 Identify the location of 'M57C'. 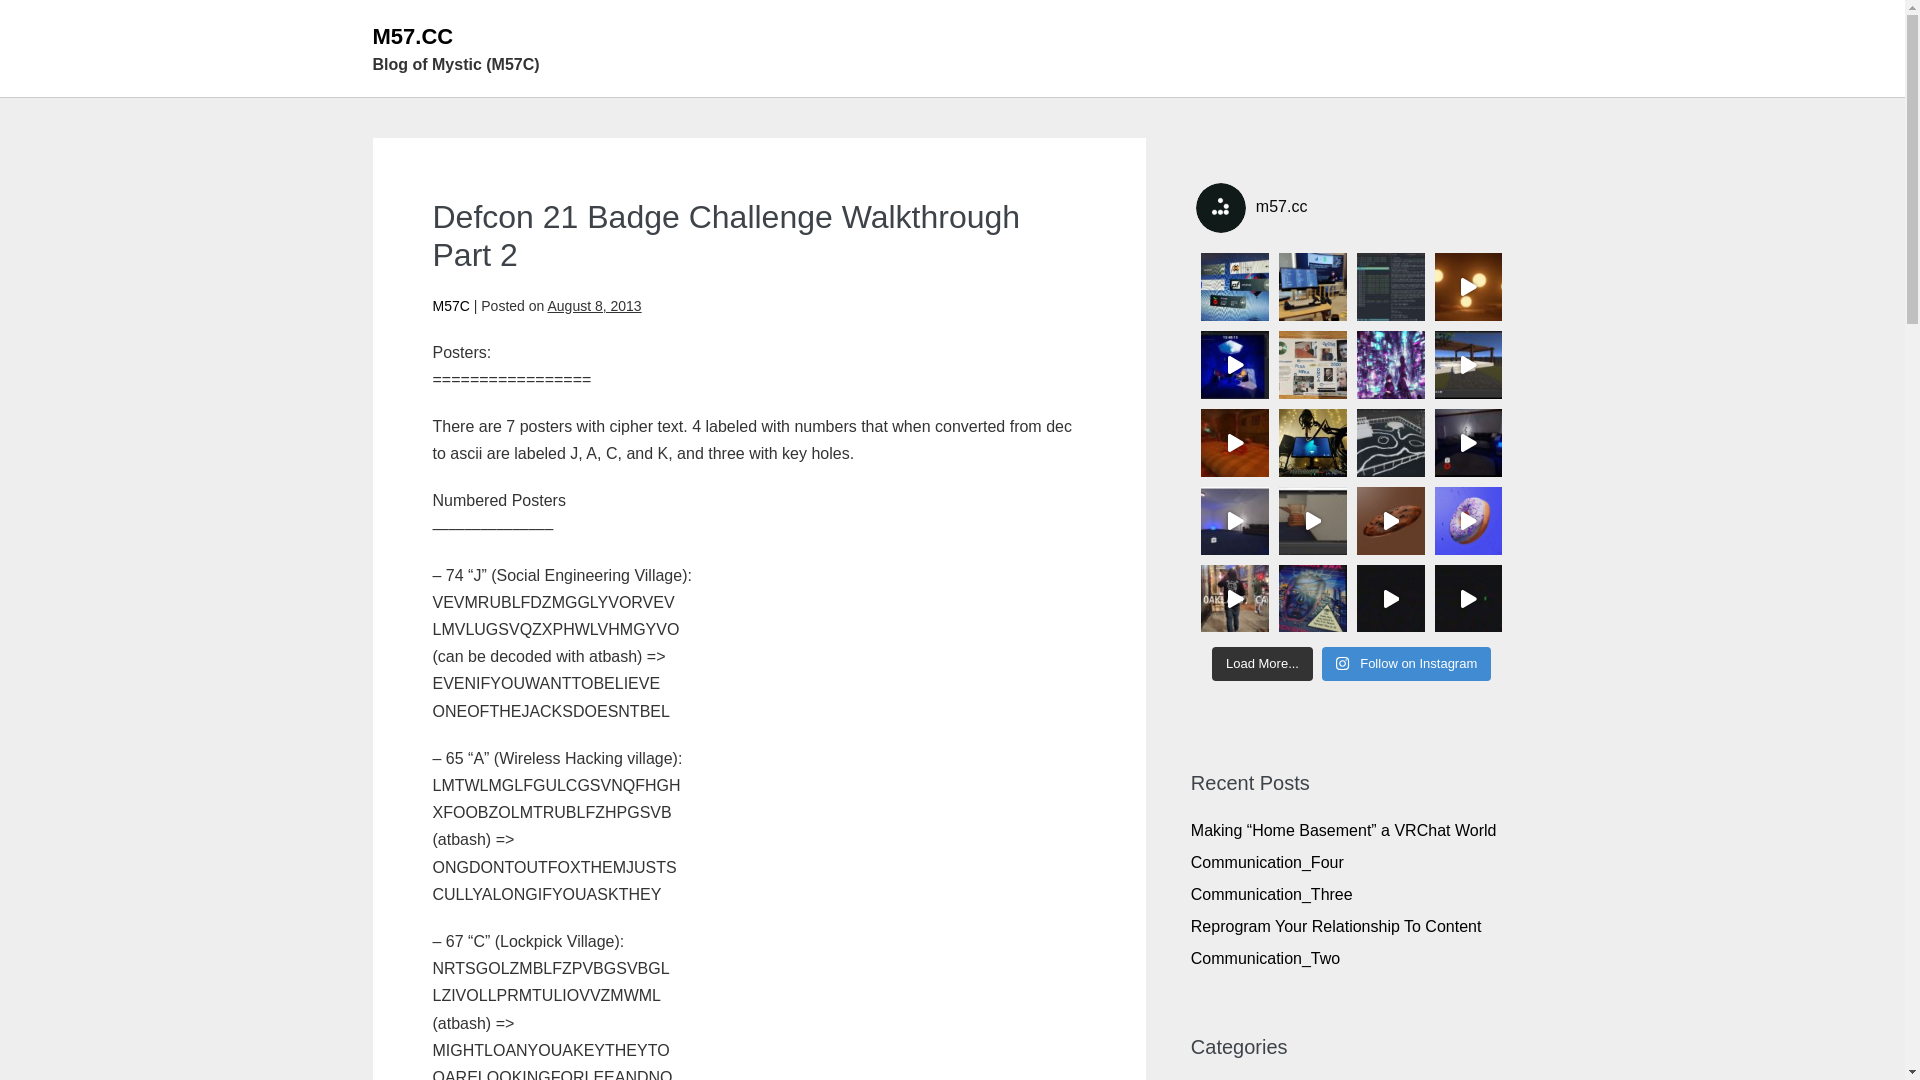
(449, 305).